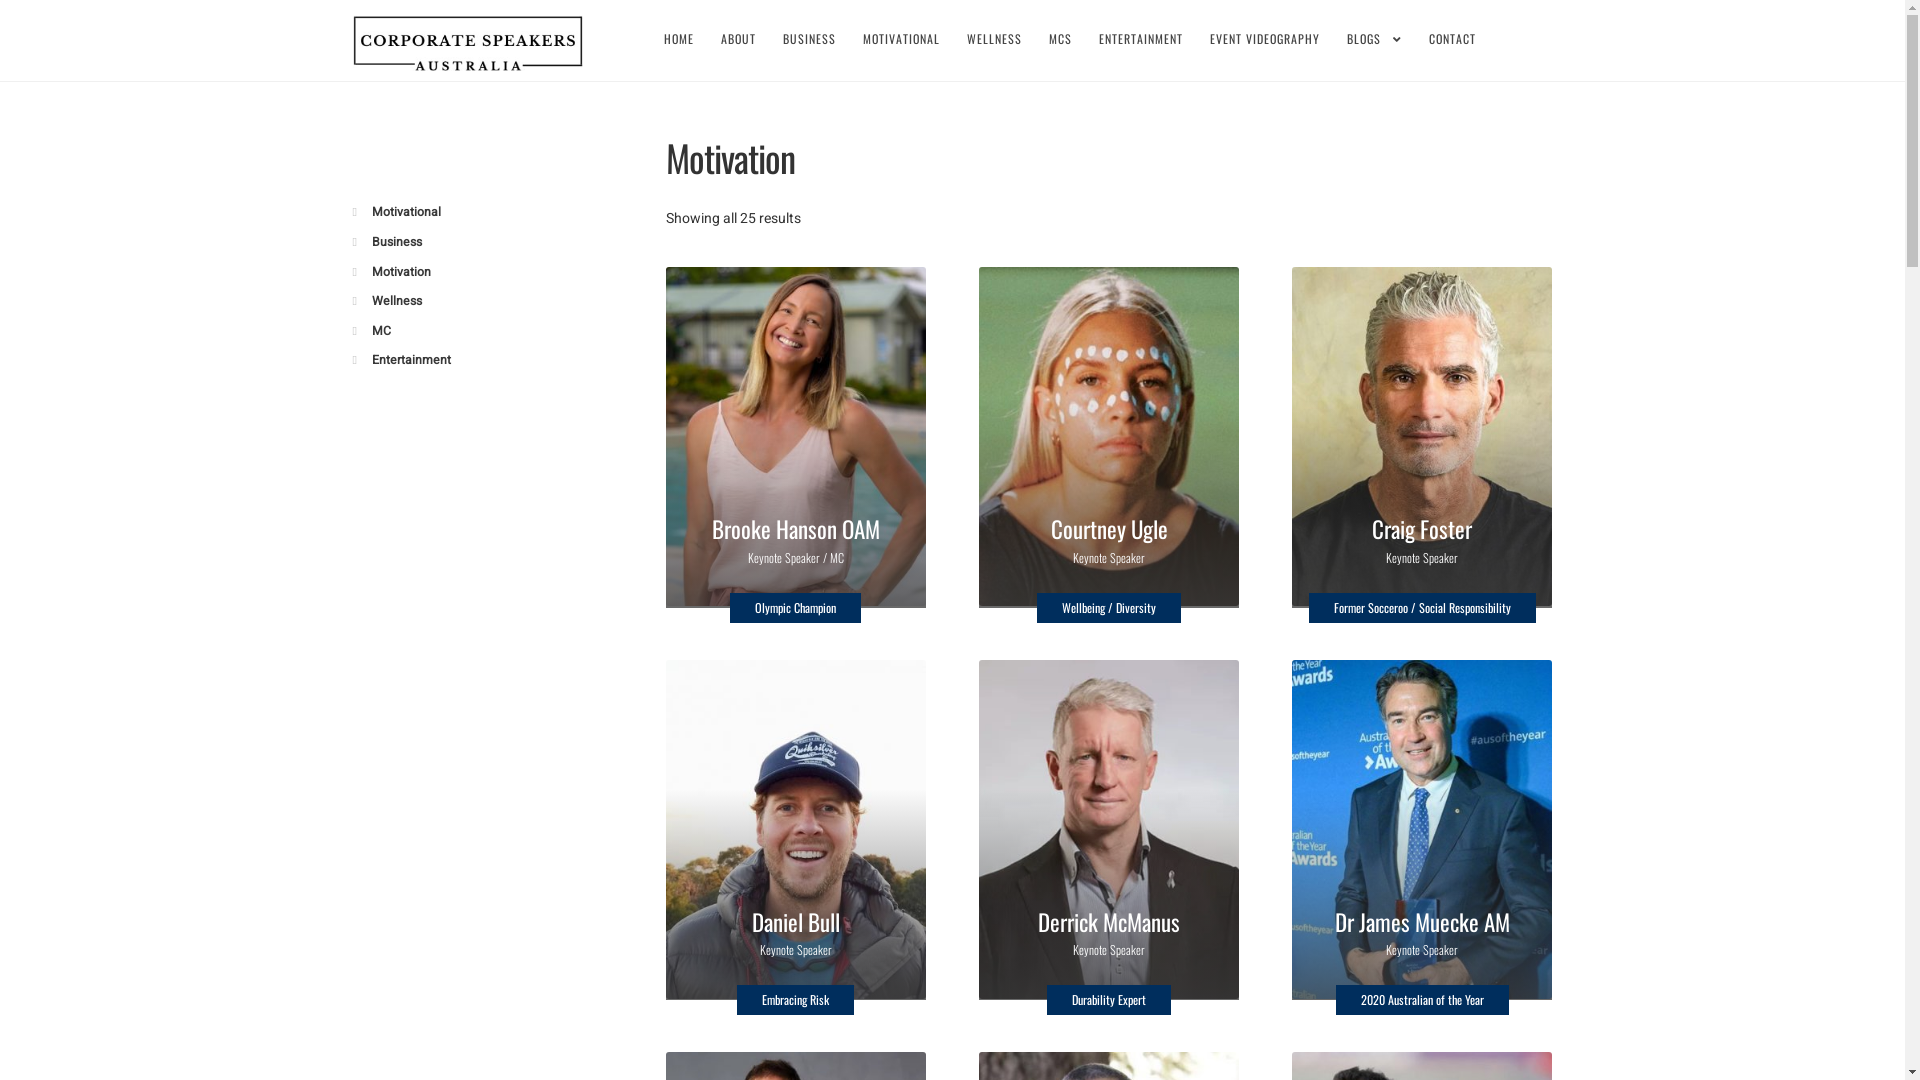 Image resolution: width=1920 pixels, height=1080 pixels. What do you see at coordinates (1198, 38) in the screenshot?
I see `'EVENT VIDEOGRAPHY'` at bounding box center [1198, 38].